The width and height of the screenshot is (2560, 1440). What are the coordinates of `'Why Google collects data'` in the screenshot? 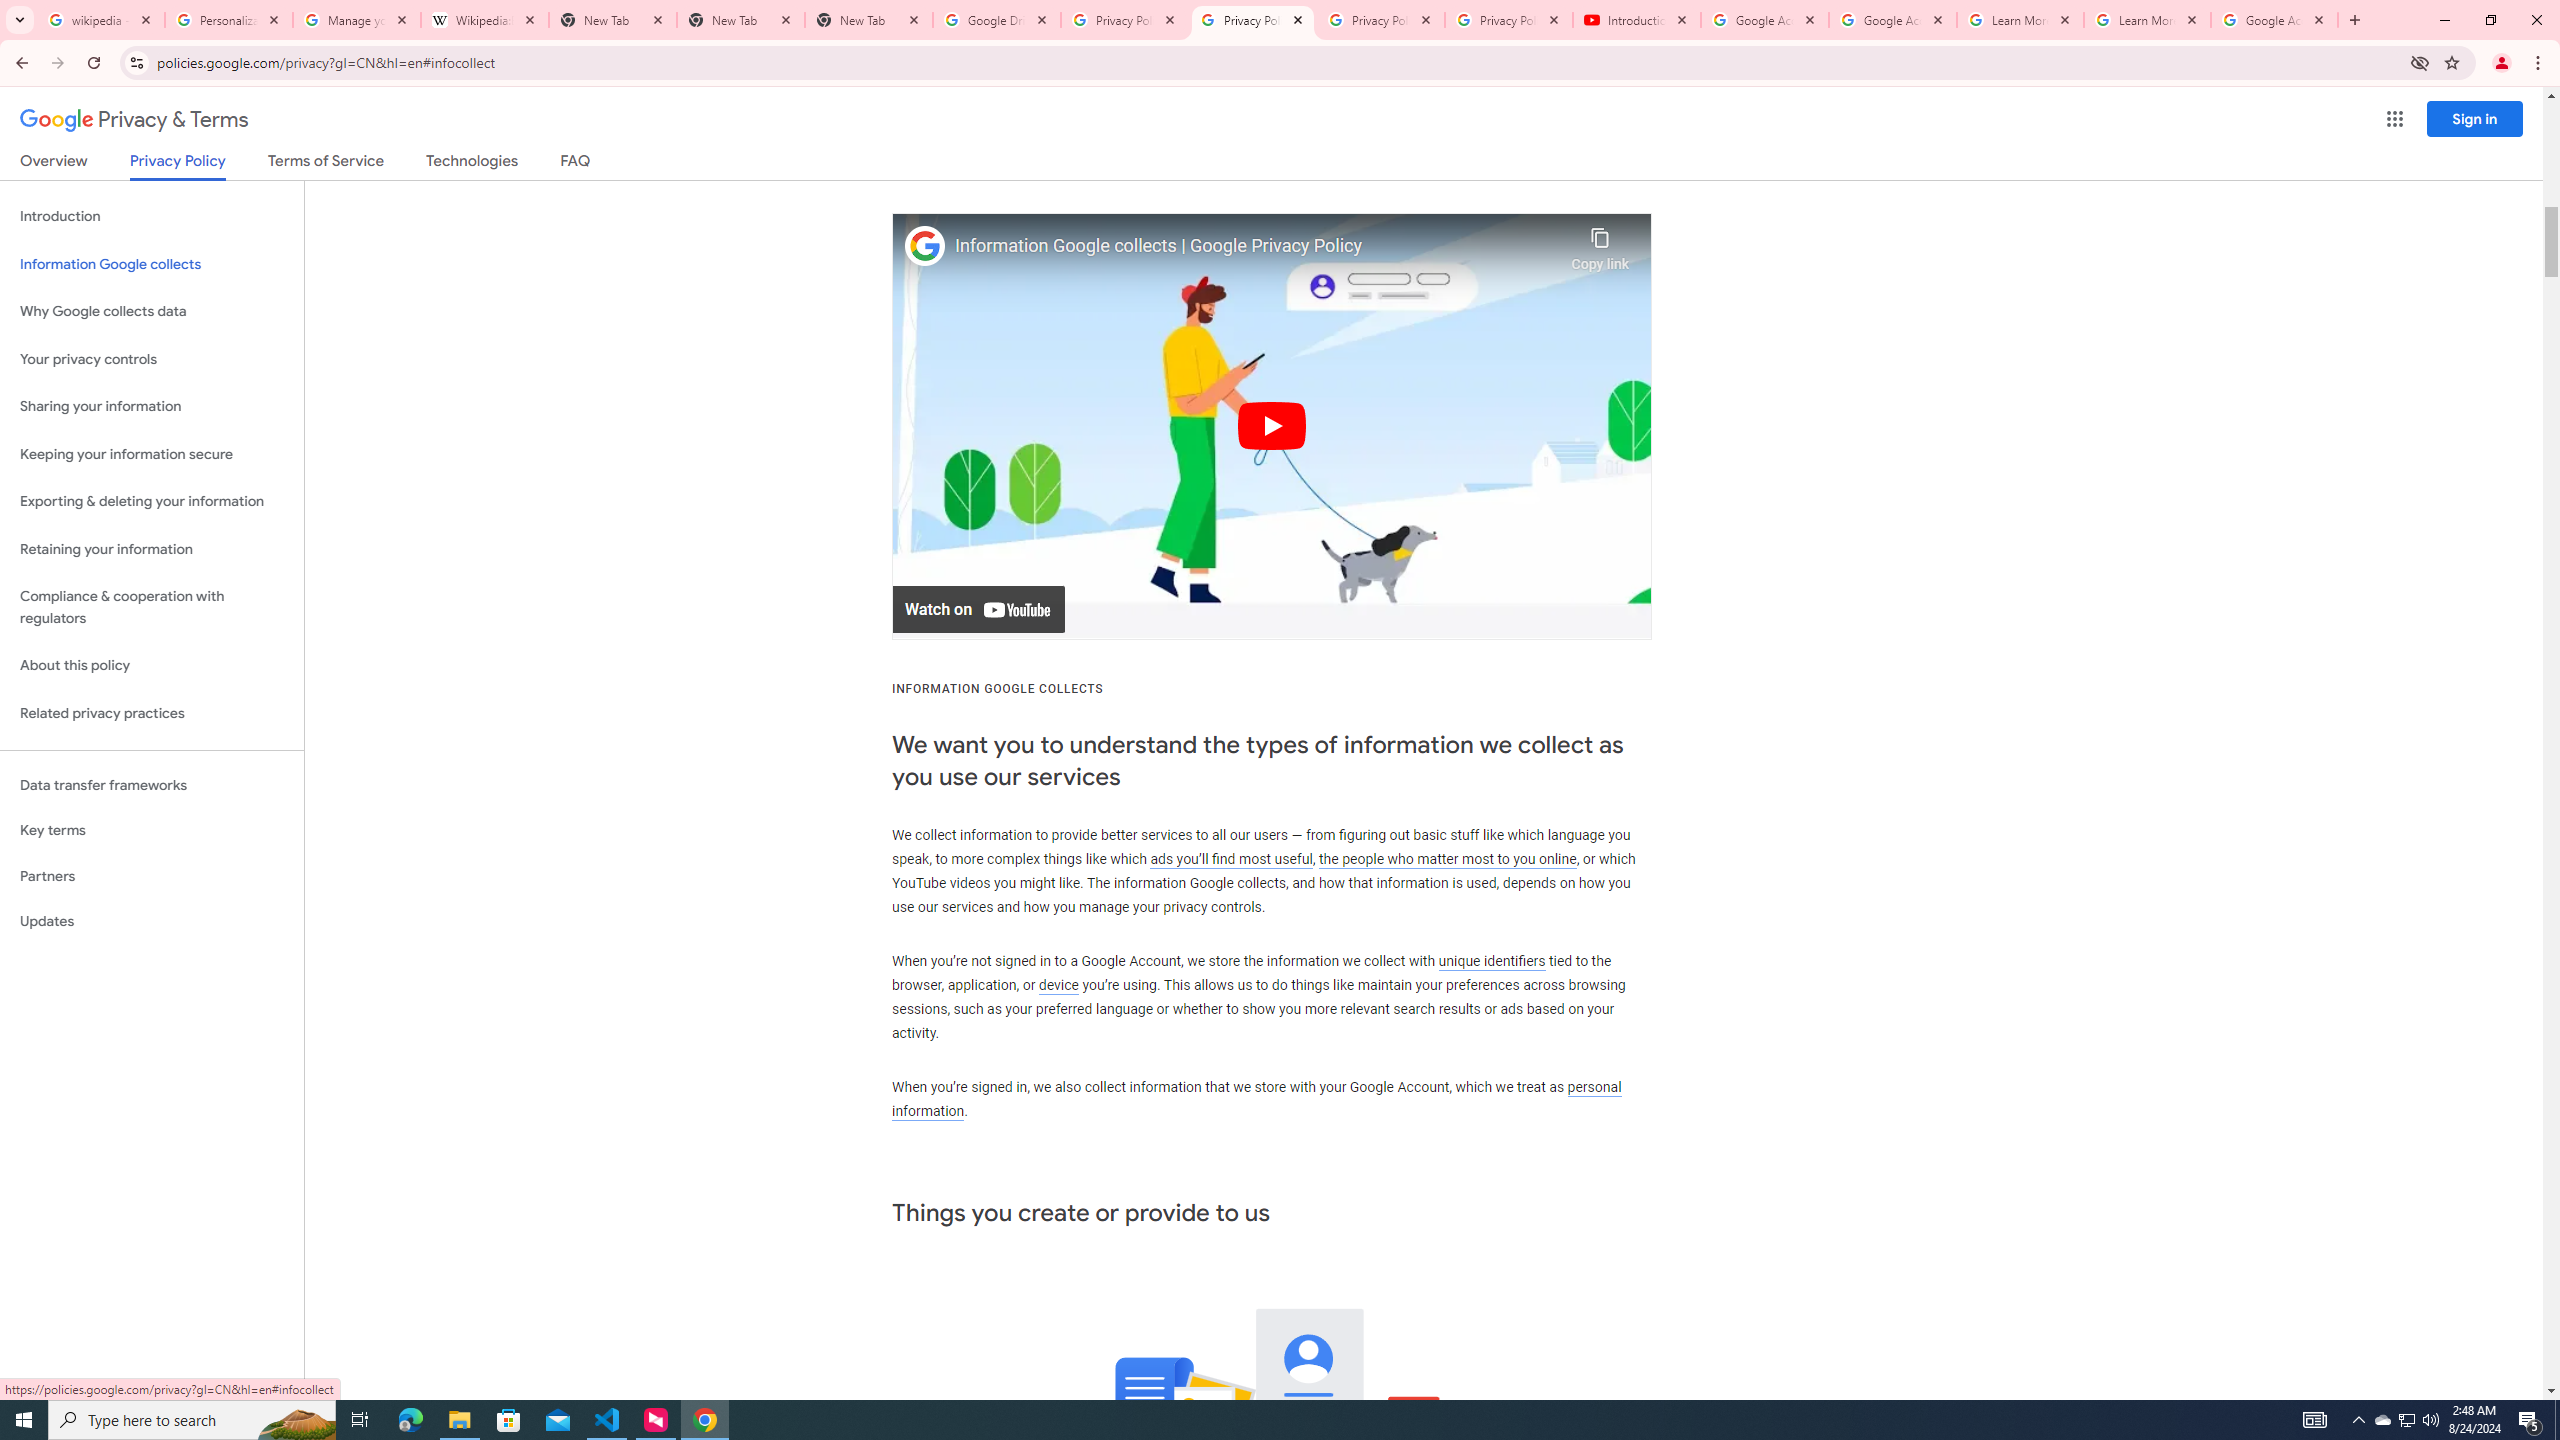 It's located at (151, 310).